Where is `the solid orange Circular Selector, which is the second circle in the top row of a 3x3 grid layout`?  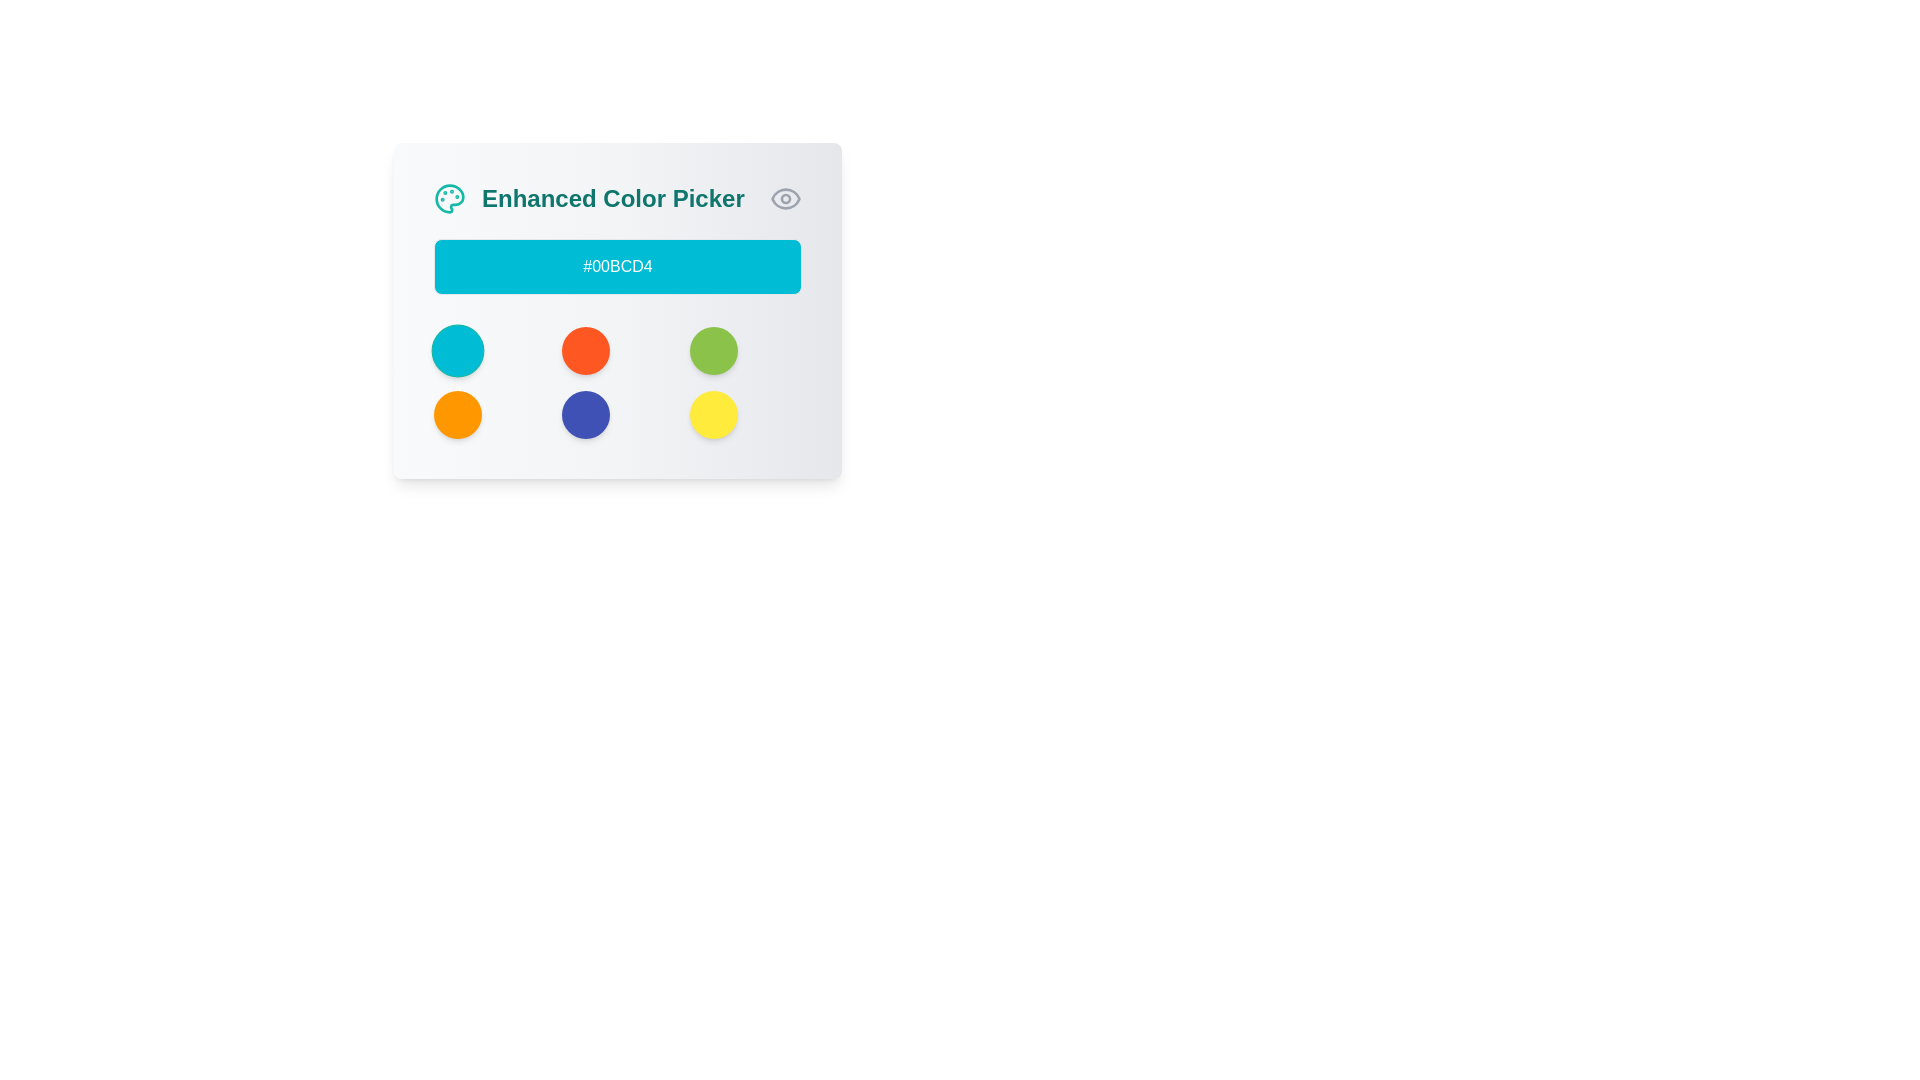
the solid orange Circular Selector, which is the second circle in the top row of a 3x3 grid layout is located at coordinates (617, 338).